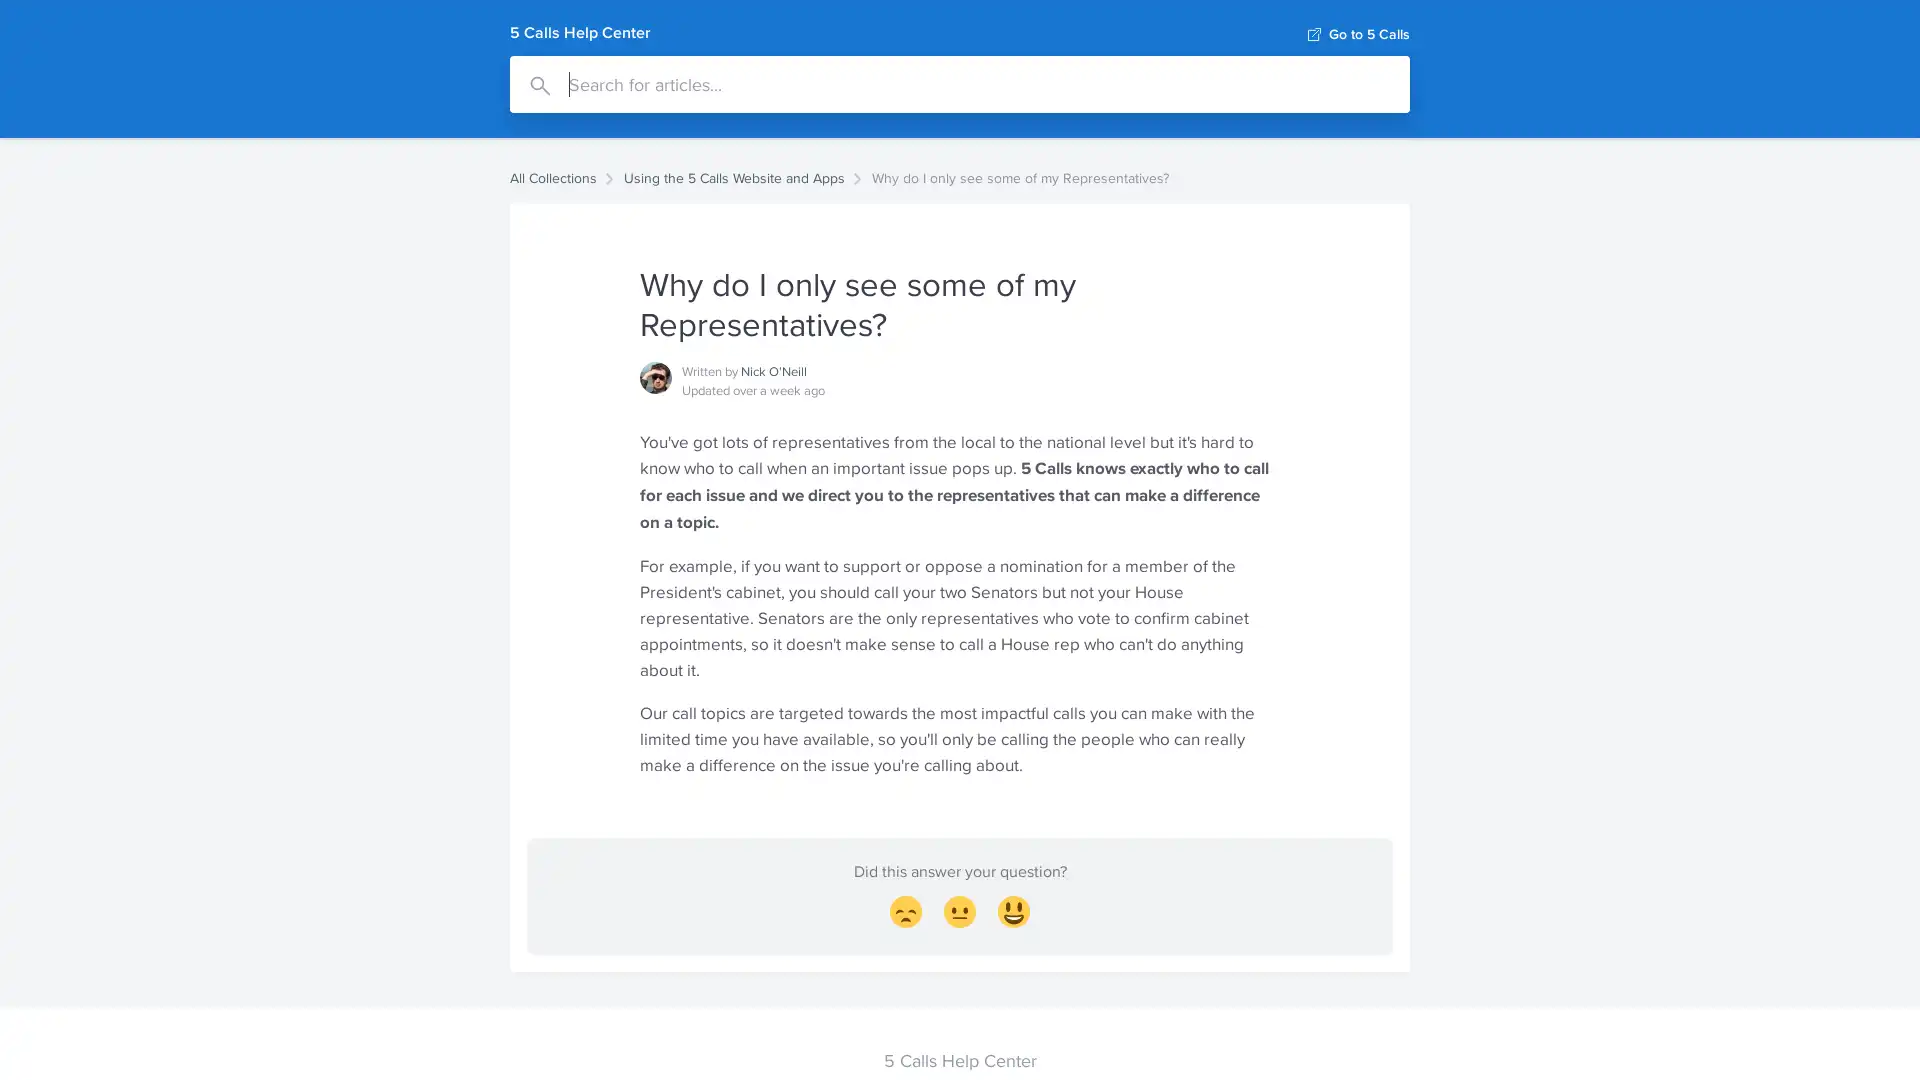 The width and height of the screenshot is (1920, 1080). I want to click on Neutral face Reaction, so click(960, 915).